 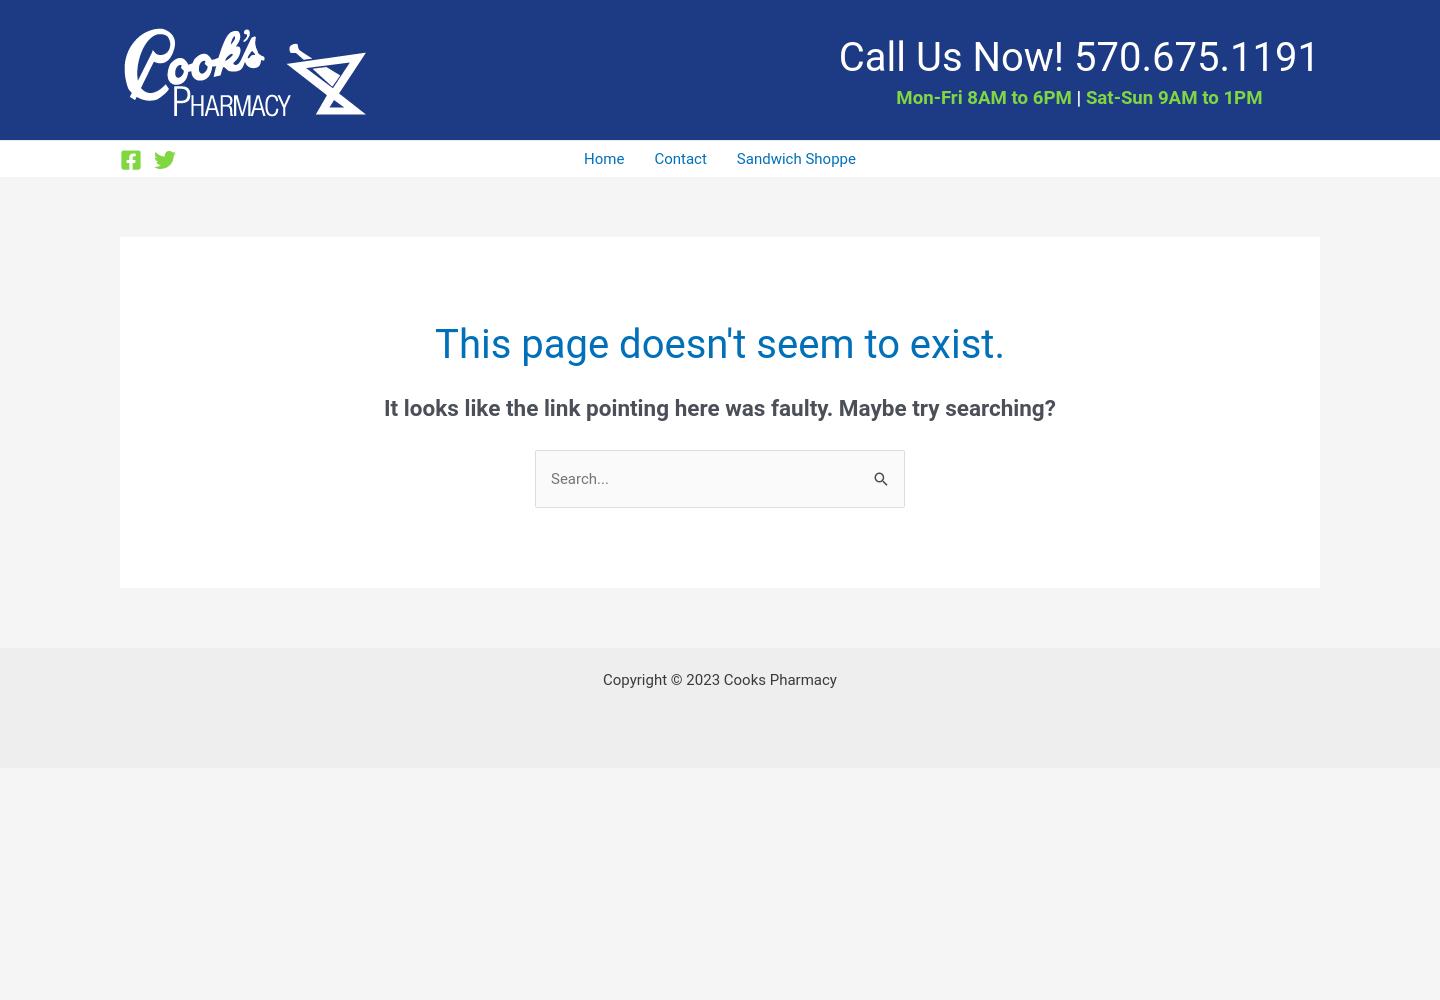 What do you see at coordinates (1197, 56) in the screenshot?
I see `'570.675.1191'` at bounding box center [1197, 56].